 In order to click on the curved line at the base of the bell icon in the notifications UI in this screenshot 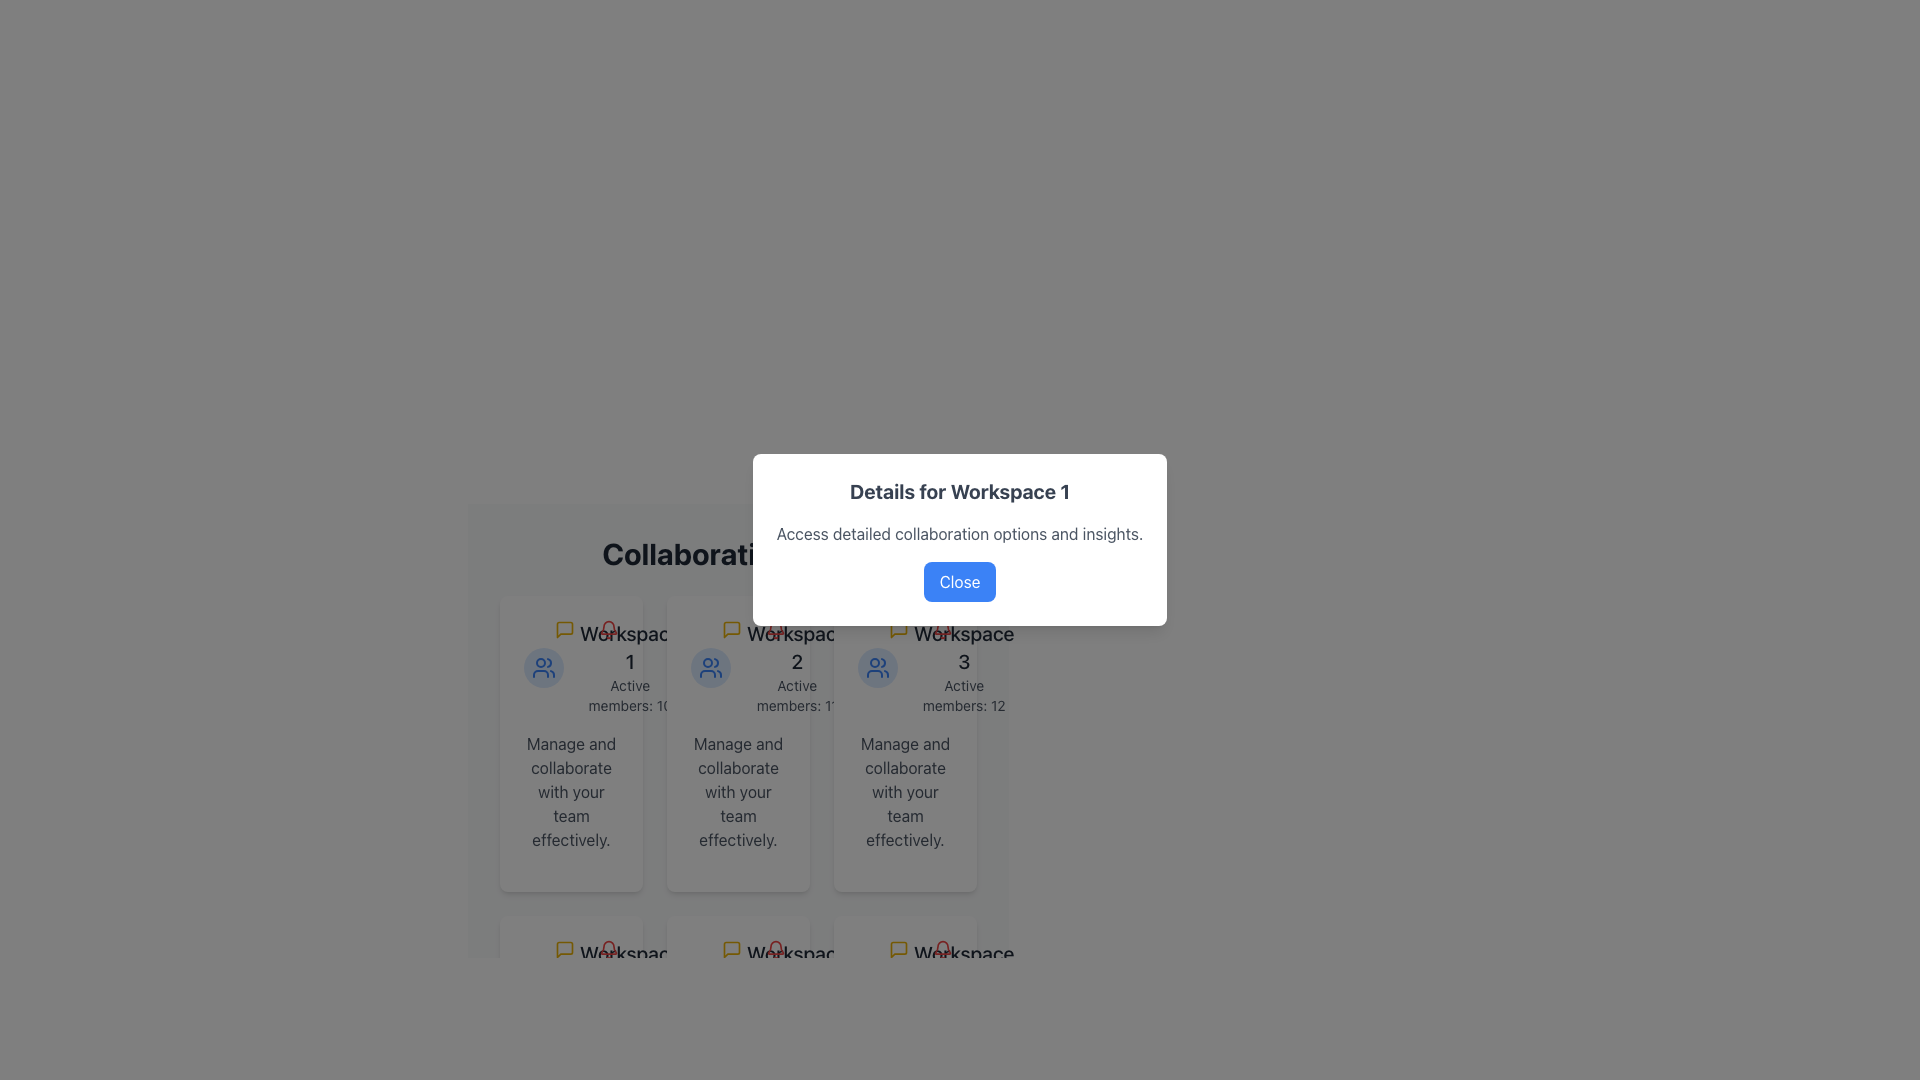, I will do `click(941, 626)`.